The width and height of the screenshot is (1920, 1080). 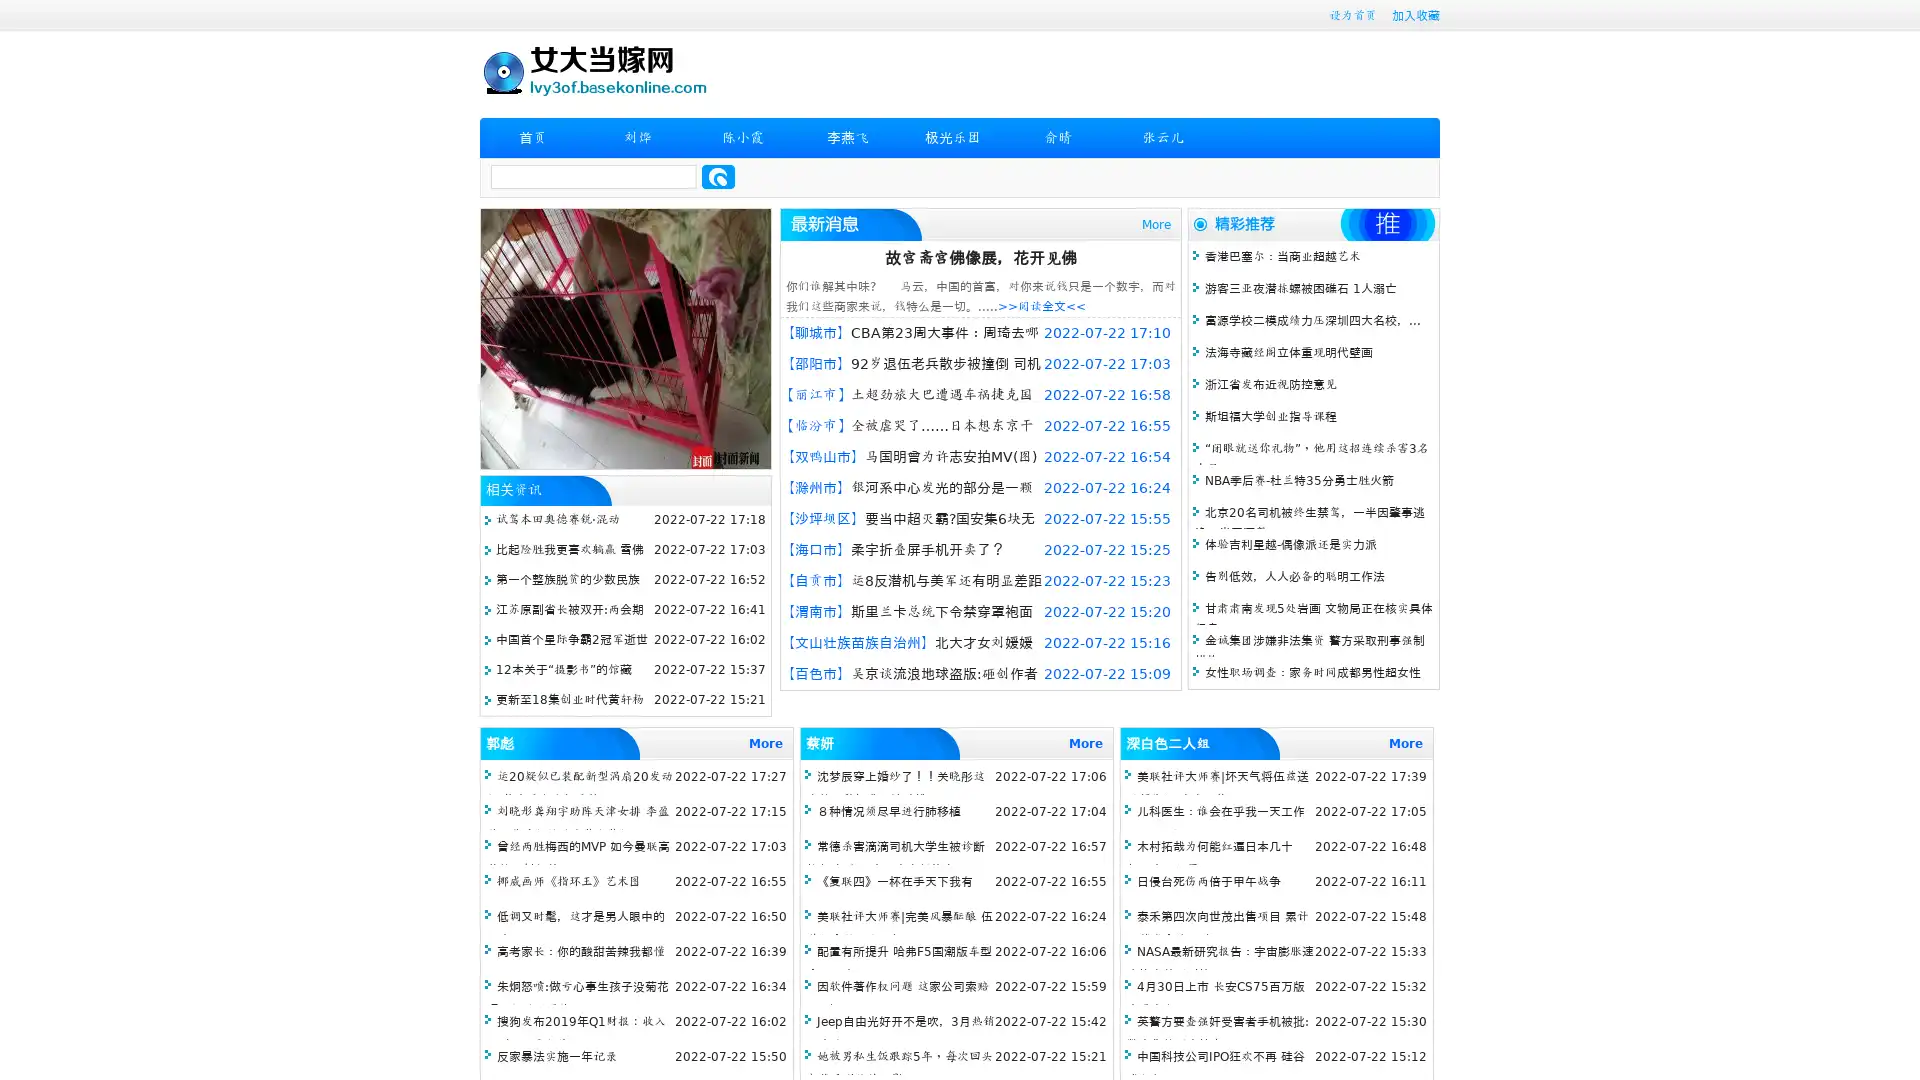 I want to click on Search, so click(x=718, y=176).